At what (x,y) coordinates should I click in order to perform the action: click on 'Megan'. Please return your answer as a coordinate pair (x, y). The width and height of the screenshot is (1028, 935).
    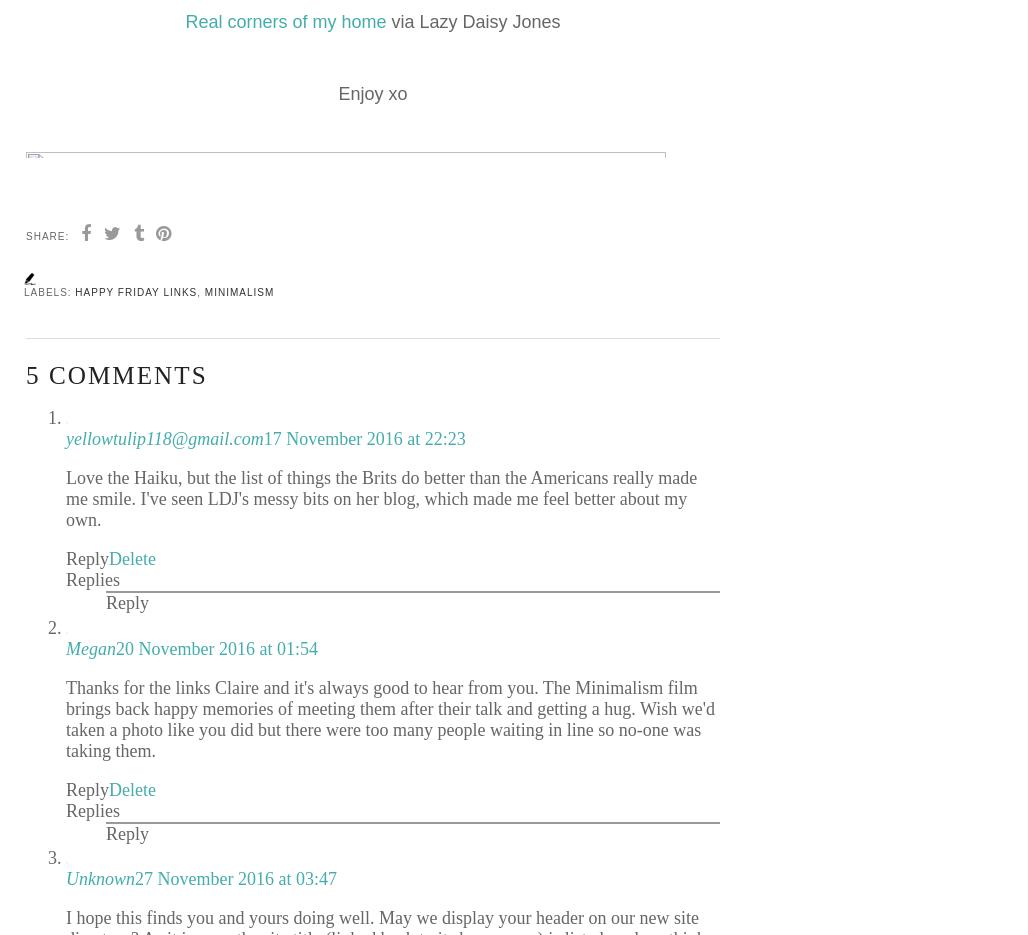
    Looking at the image, I should click on (89, 647).